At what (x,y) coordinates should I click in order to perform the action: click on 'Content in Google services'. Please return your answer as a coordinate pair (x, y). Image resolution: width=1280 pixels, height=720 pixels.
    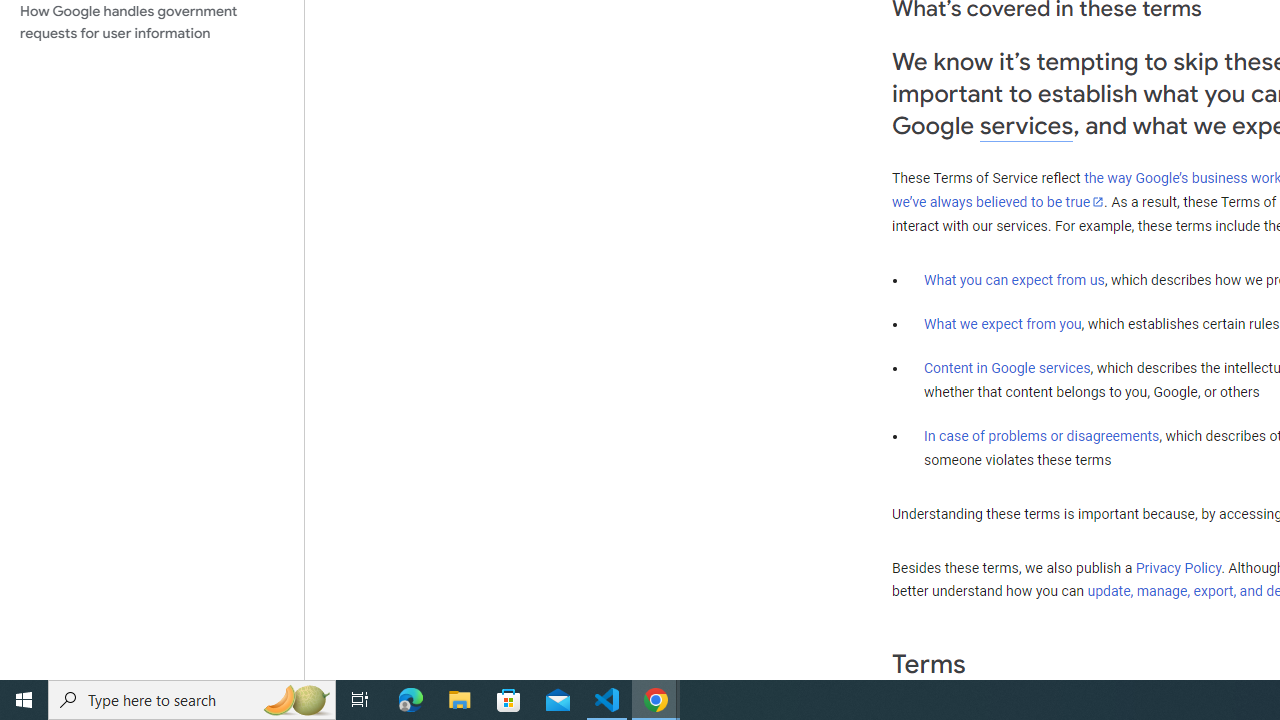
    Looking at the image, I should click on (1007, 368).